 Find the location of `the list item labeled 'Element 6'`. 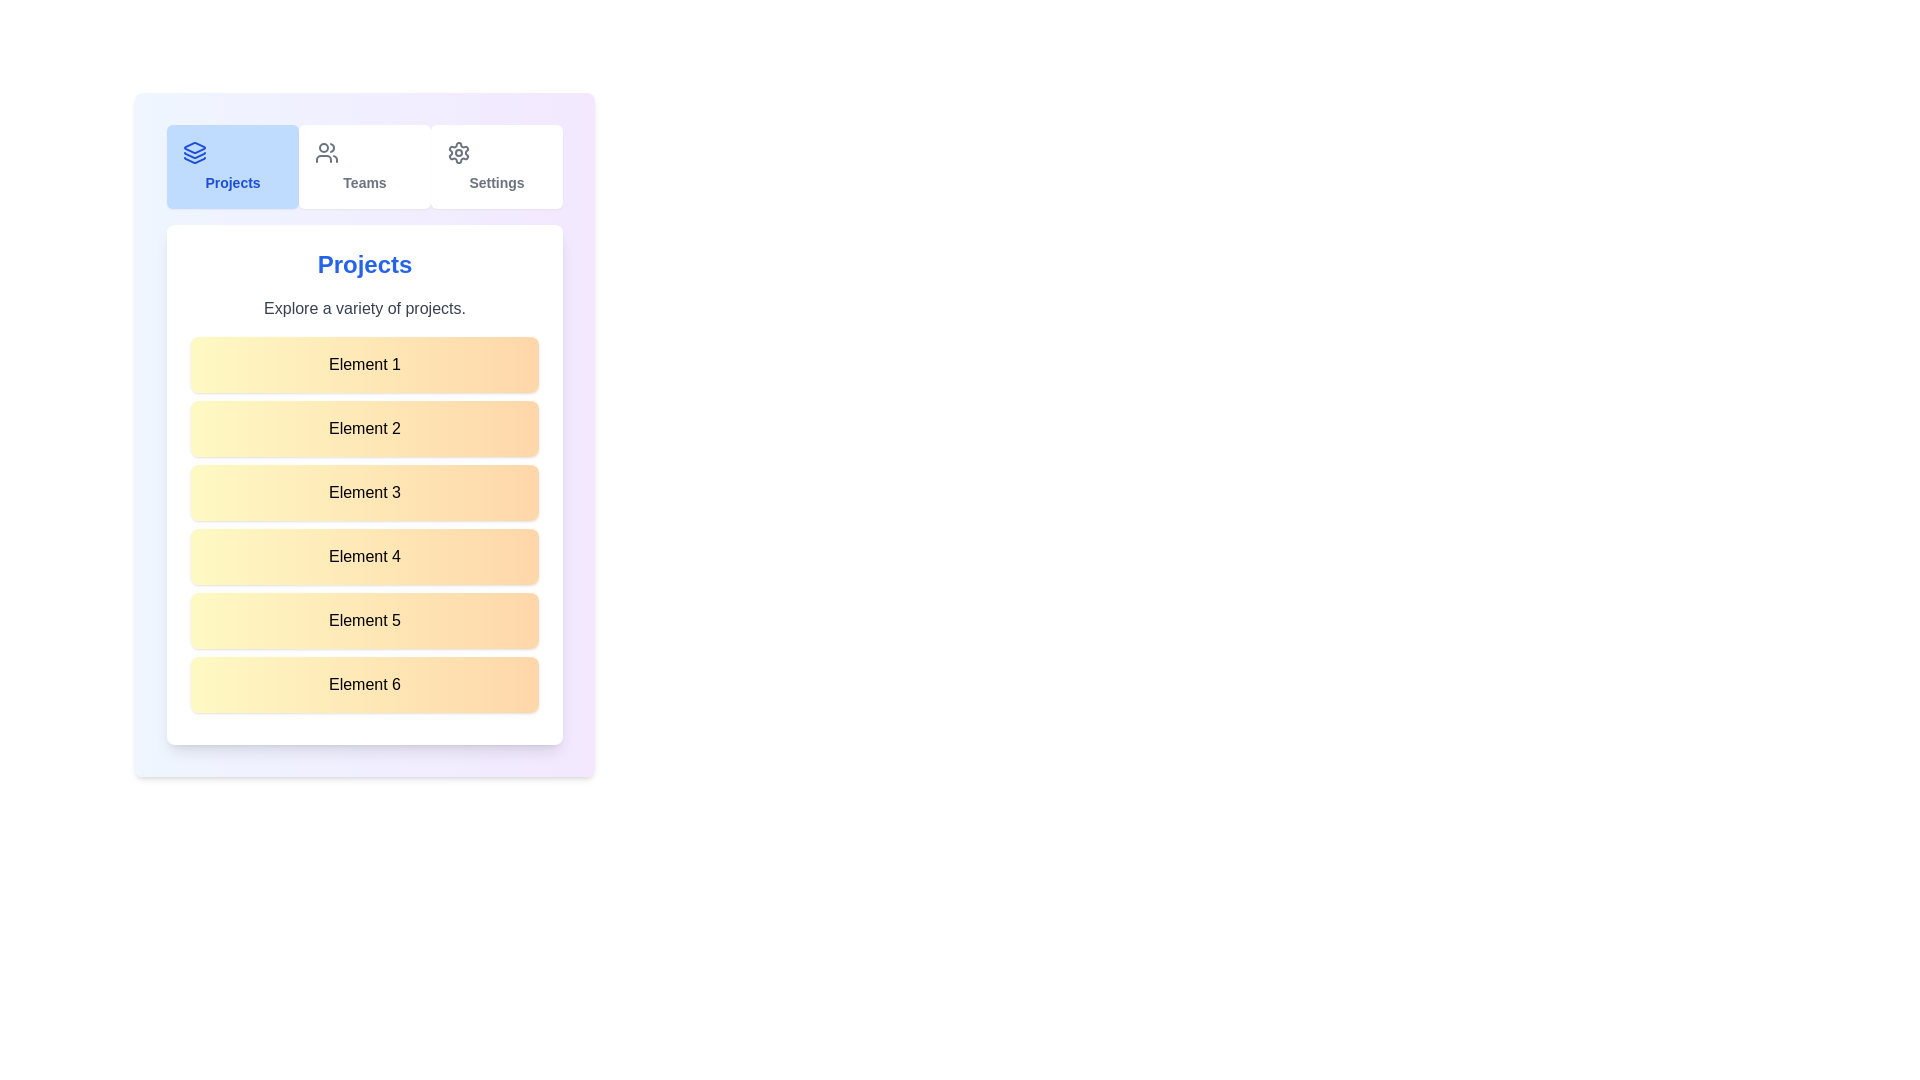

the list item labeled 'Element 6' is located at coordinates (364, 684).